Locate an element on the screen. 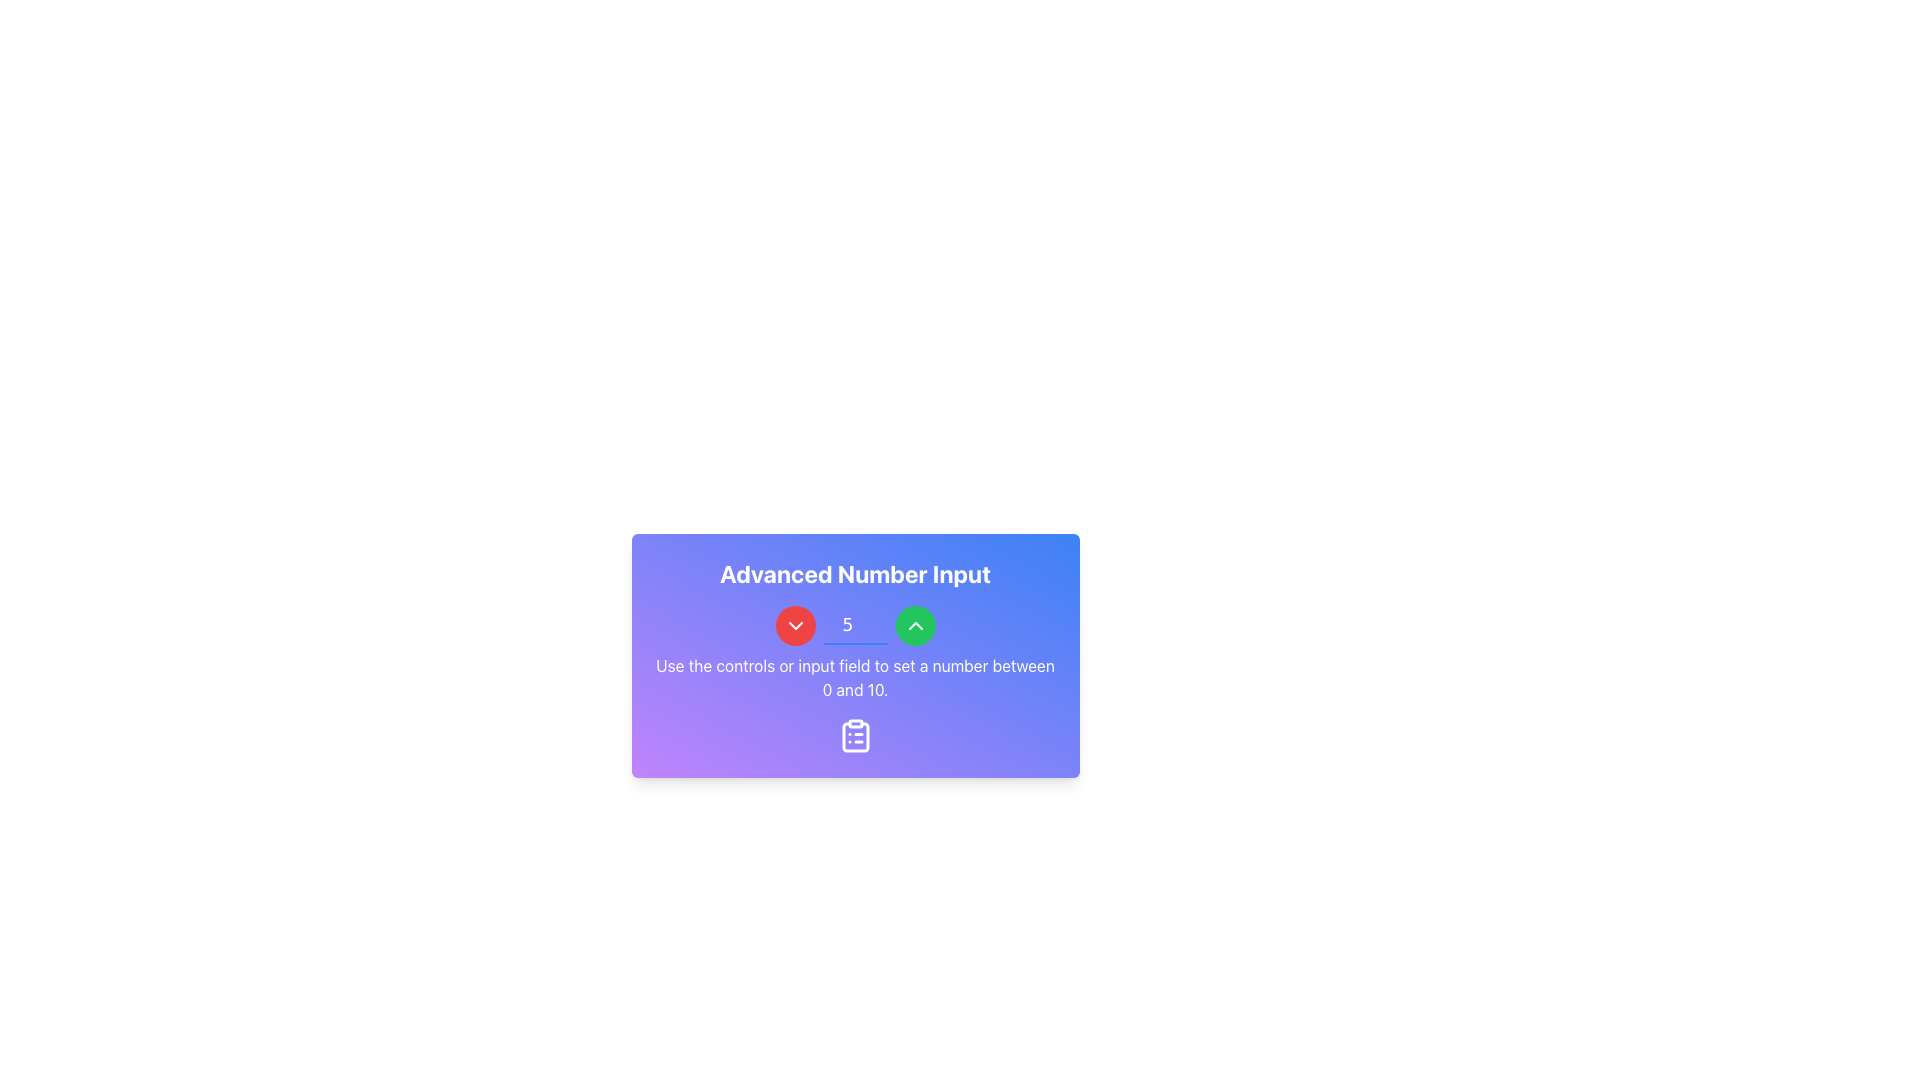 This screenshot has width=1920, height=1080. the downward chevron button located to the left of the numeric input field labeled '5' to decrement the value is located at coordinates (794, 624).